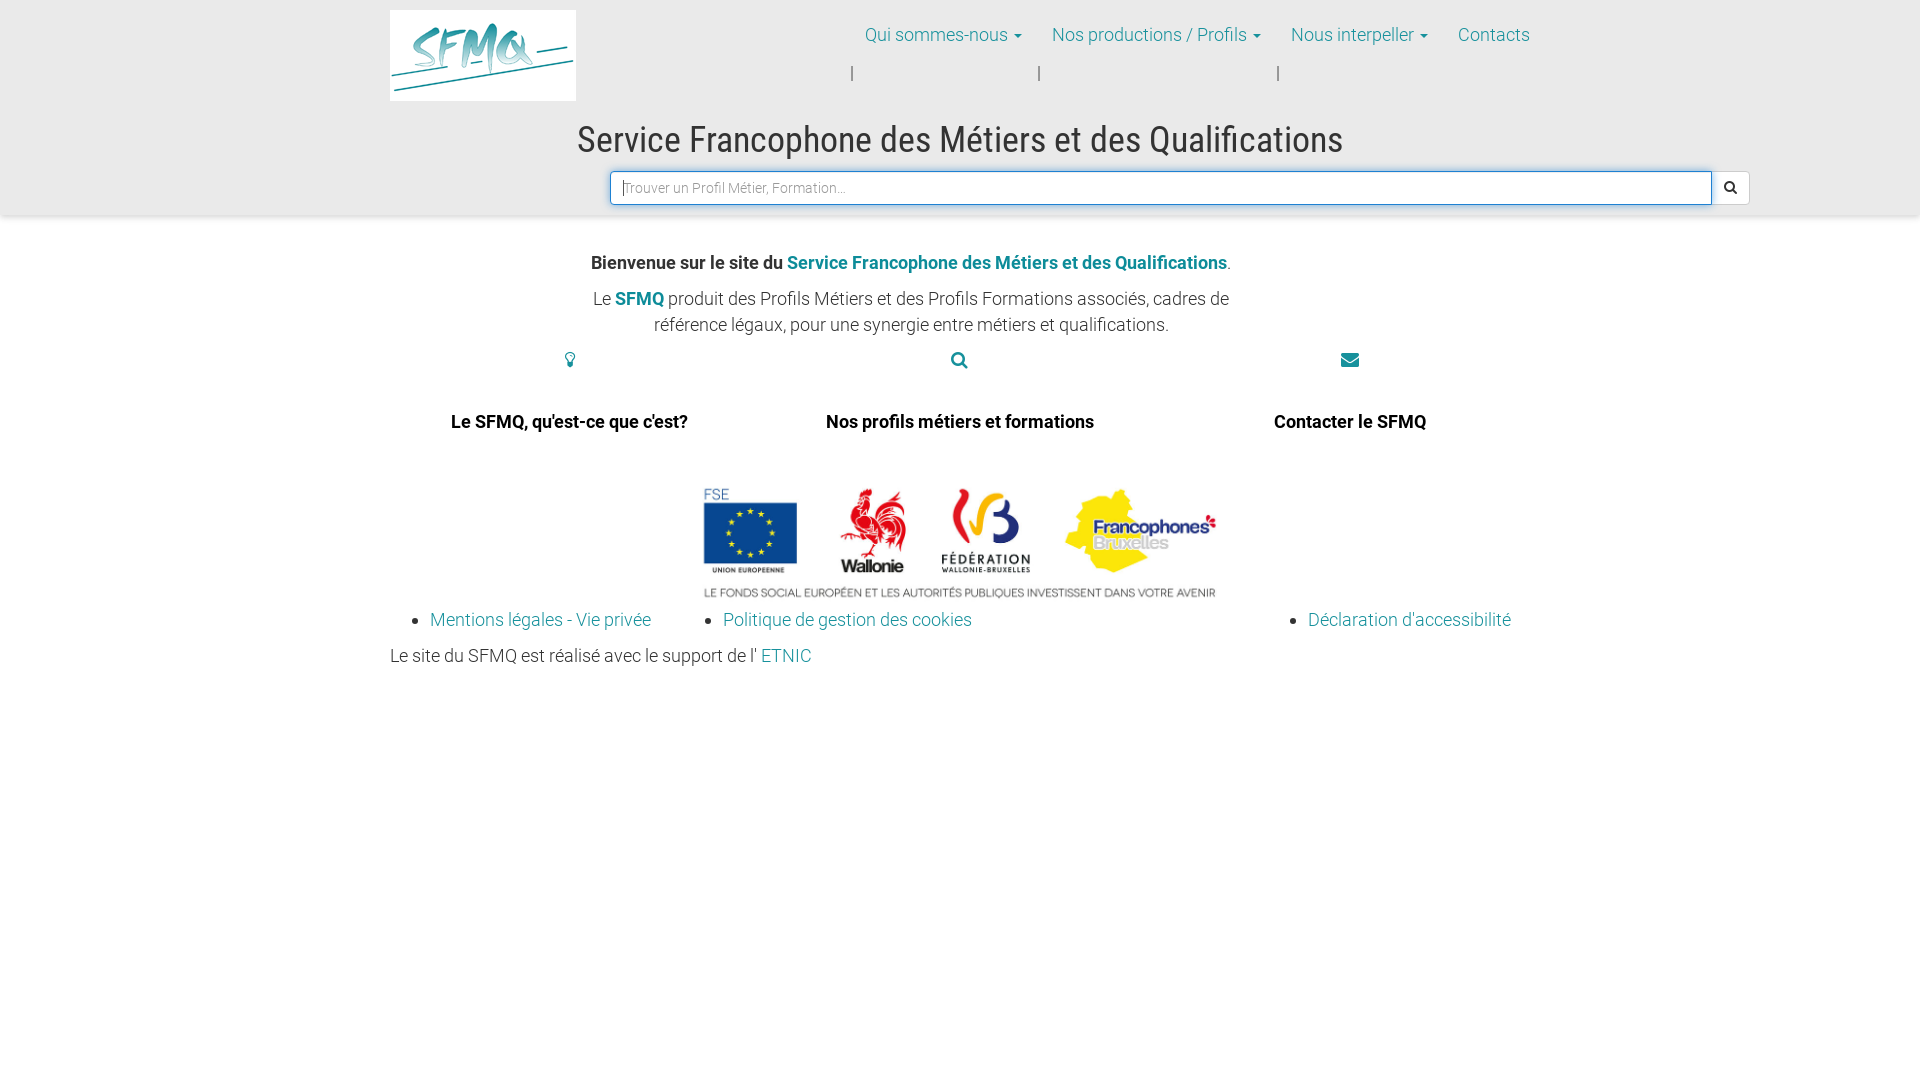  What do you see at coordinates (1359, 34) in the screenshot?
I see `'Nous interpeller'` at bounding box center [1359, 34].